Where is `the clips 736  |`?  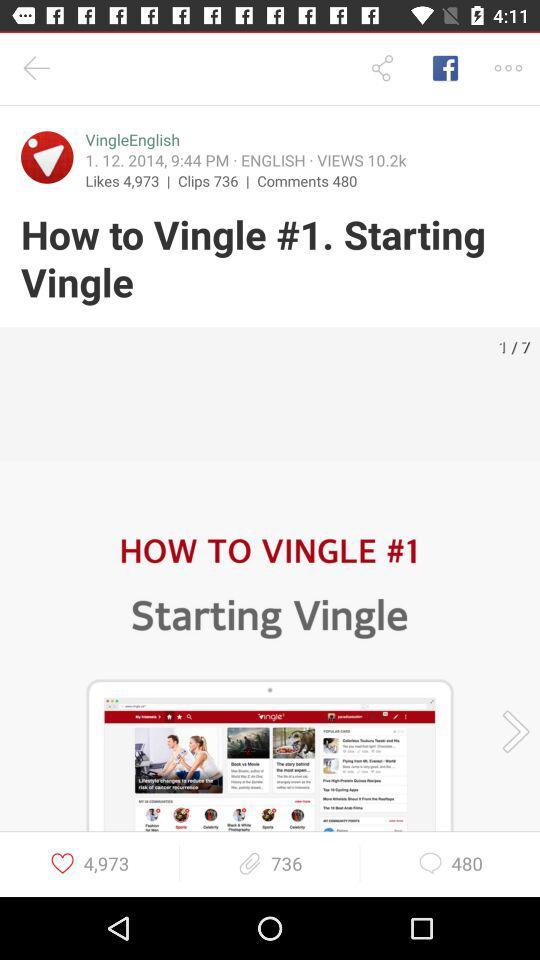 the clips 736  | is located at coordinates (216, 179).